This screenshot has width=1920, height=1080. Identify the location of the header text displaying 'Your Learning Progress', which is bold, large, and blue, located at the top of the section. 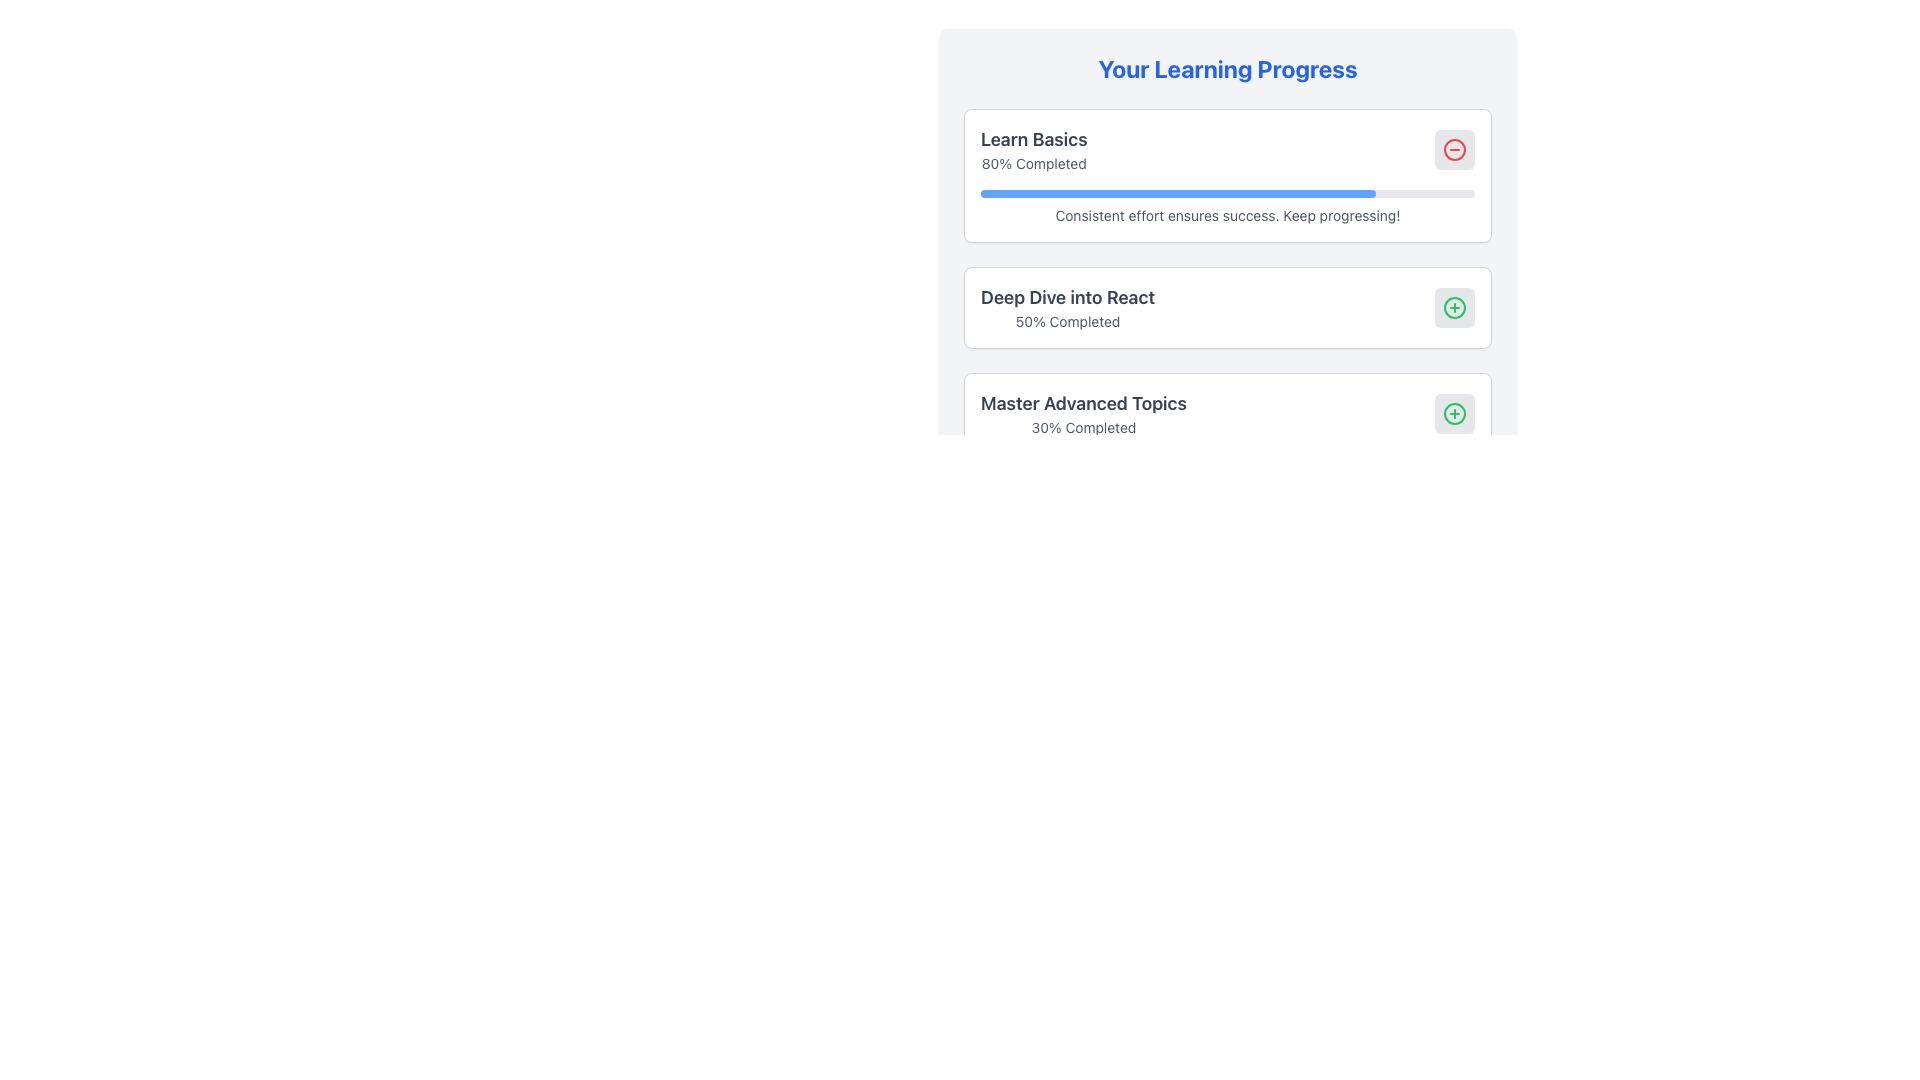
(1227, 68).